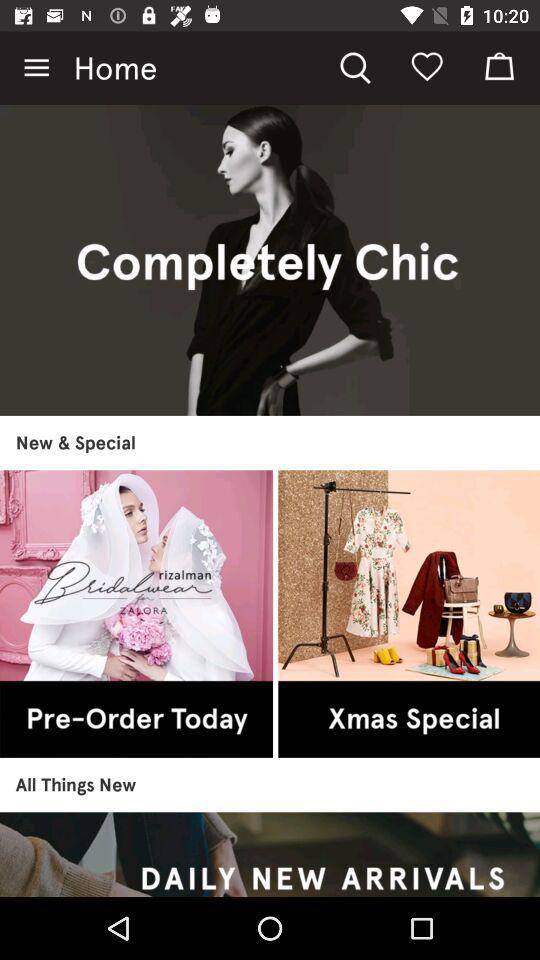  Describe the element at coordinates (36, 68) in the screenshot. I see `the icon at the top left corner` at that location.